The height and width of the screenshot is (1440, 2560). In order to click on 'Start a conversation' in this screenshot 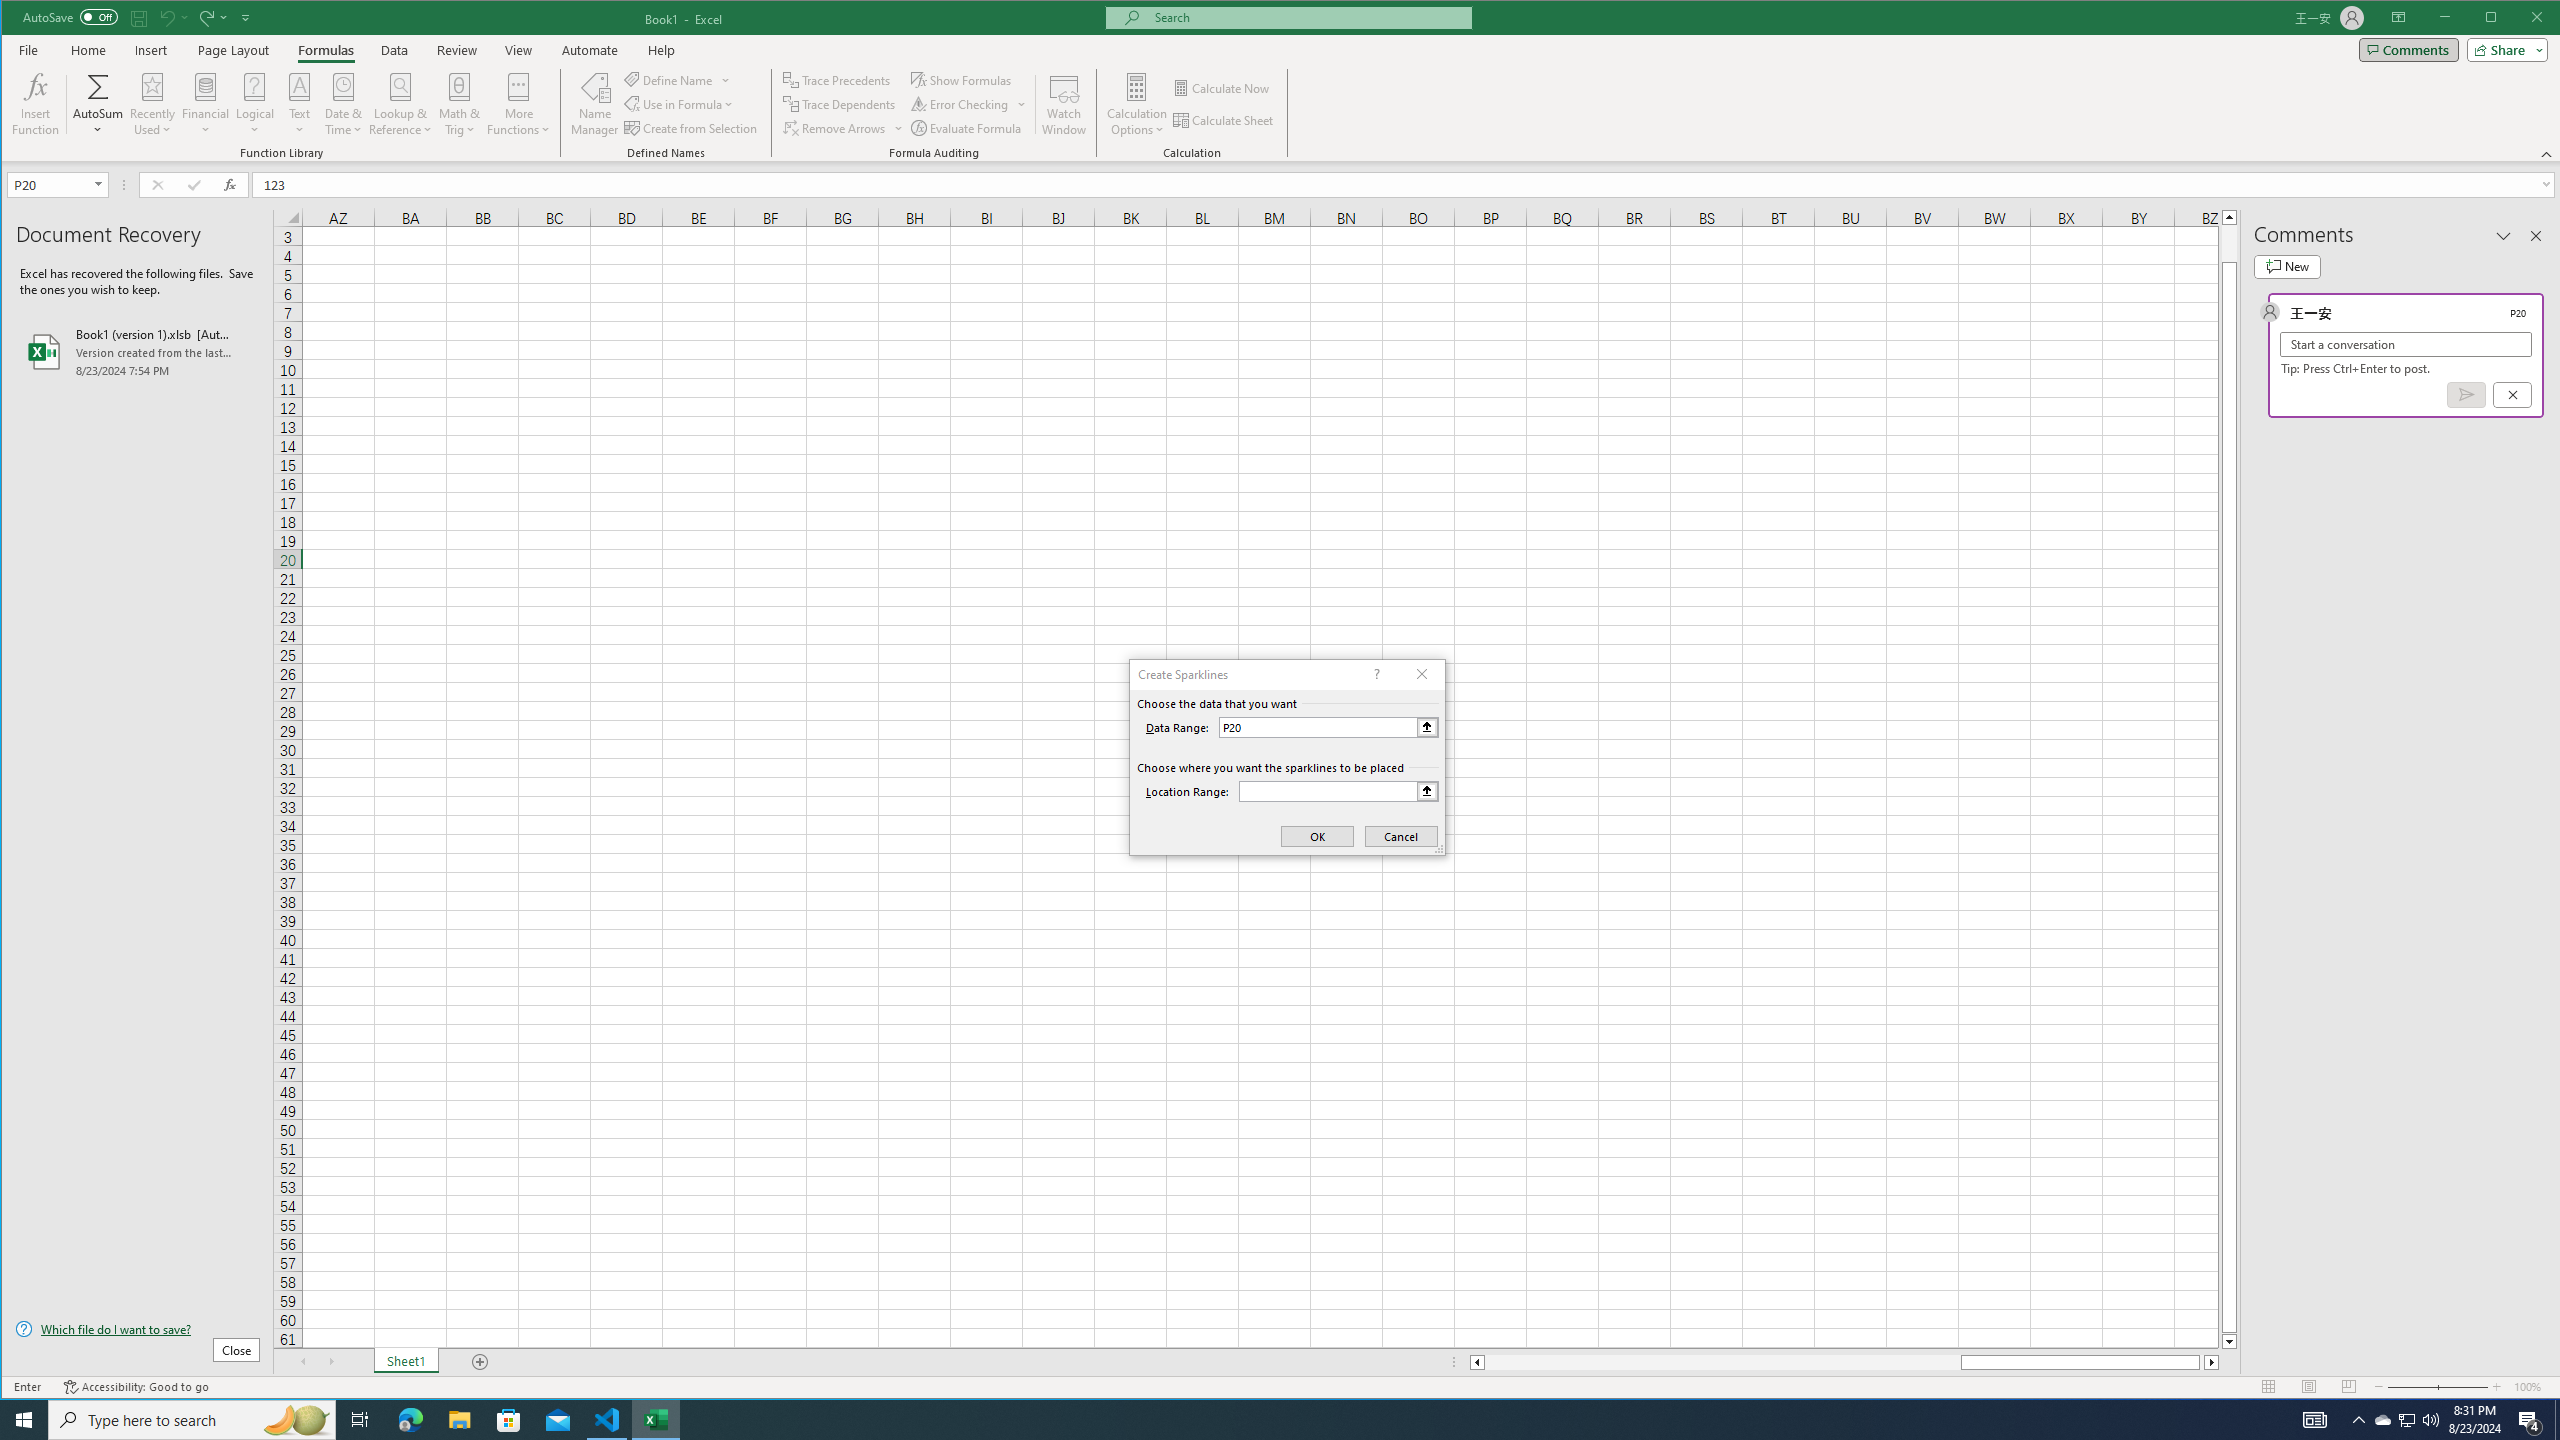, I will do `click(2405, 344)`.